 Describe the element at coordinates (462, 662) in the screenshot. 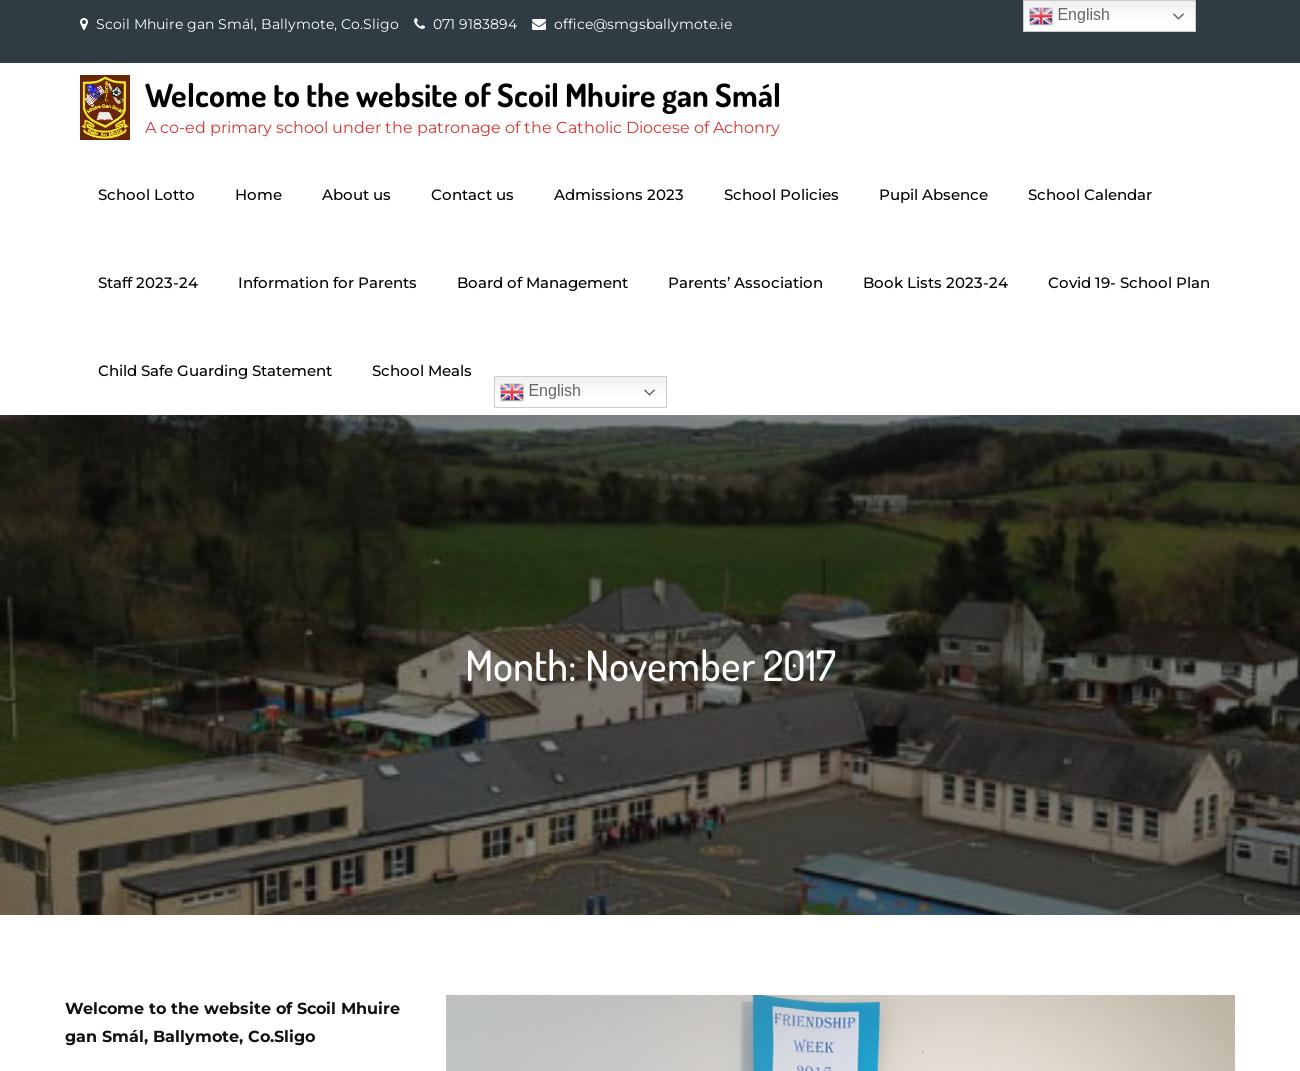

I see `'Month:'` at that location.